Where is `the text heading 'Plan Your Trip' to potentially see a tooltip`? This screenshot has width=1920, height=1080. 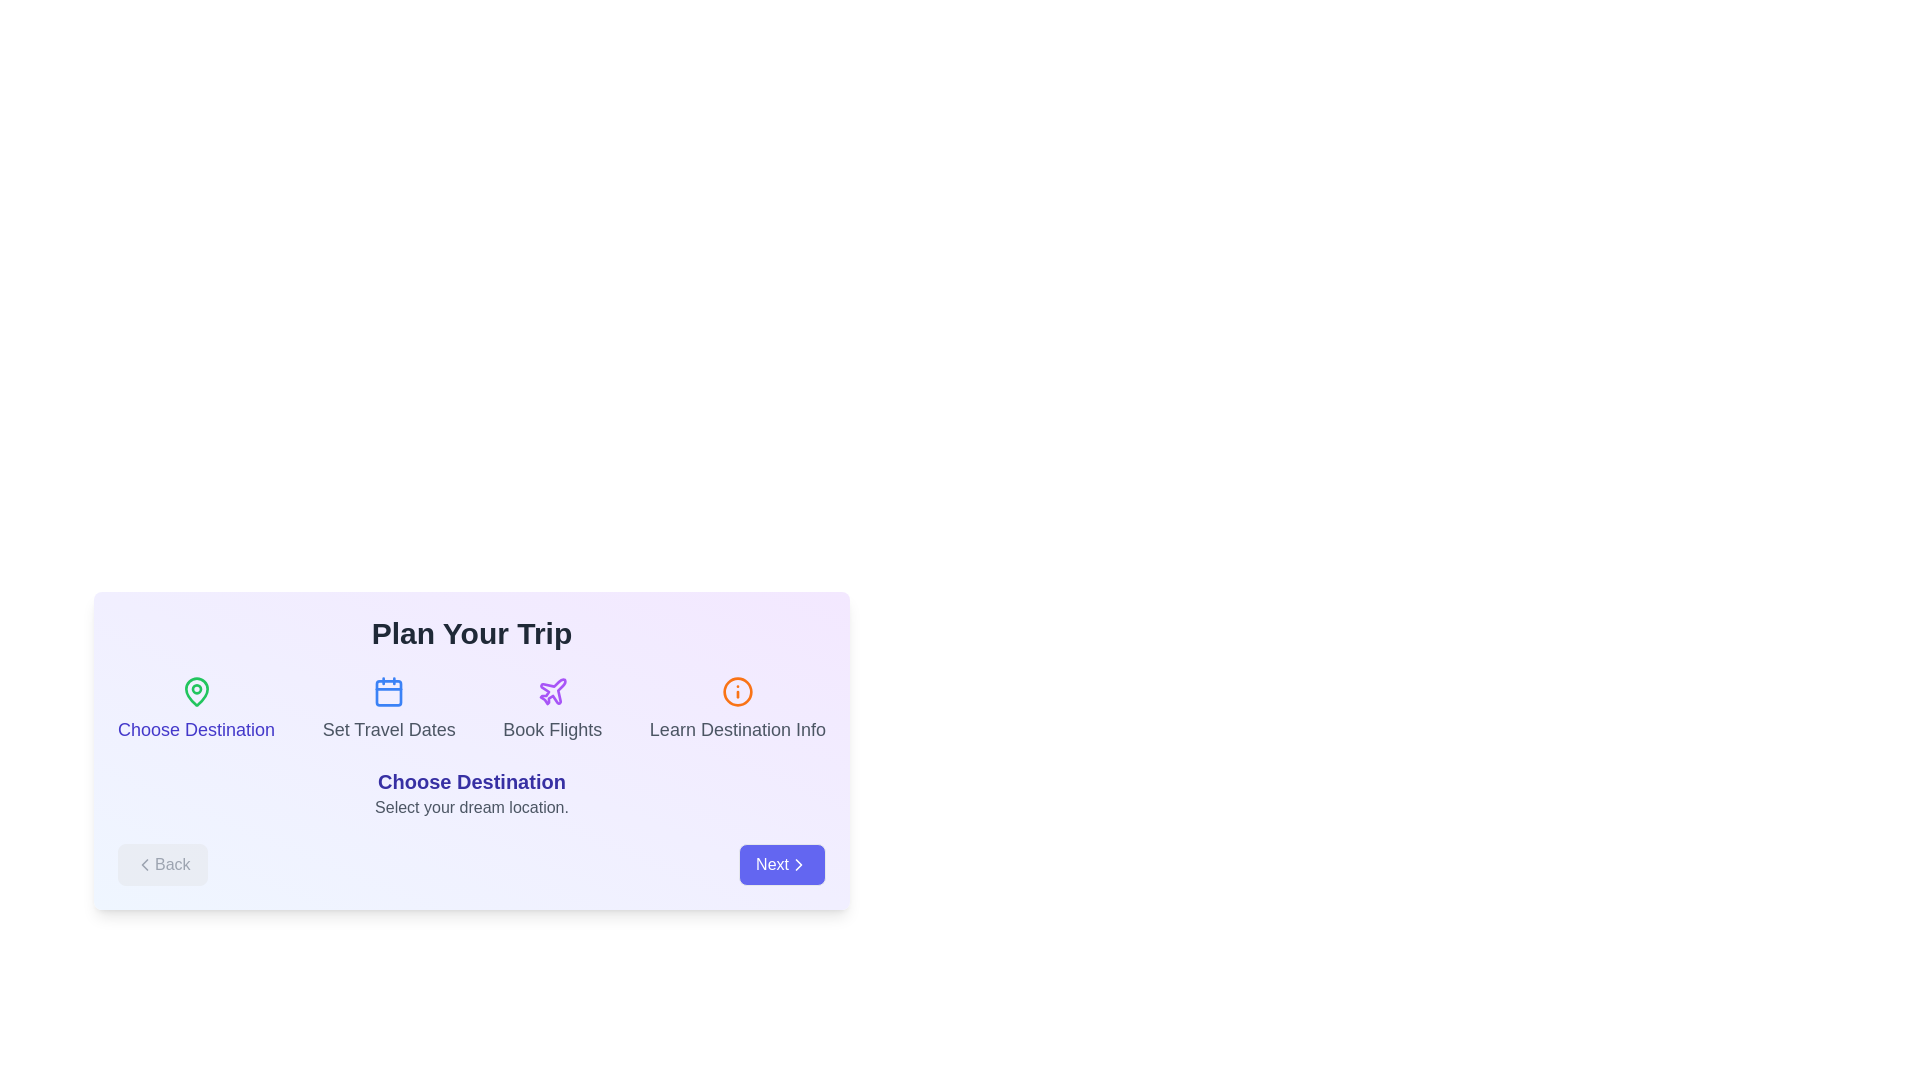
the text heading 'Plan Your Trip' to potentially see a tooltip is located at coordinates (470, 633).